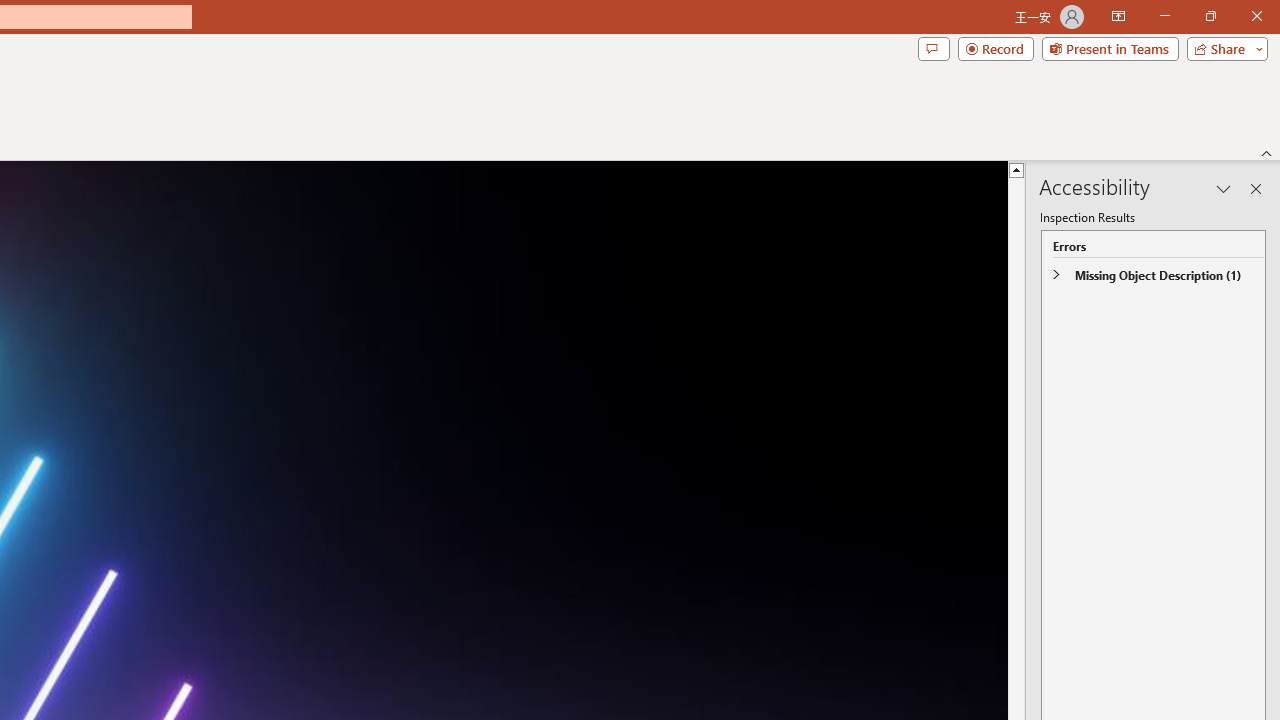 The height and width of the screenshot is (720, 1280). Describe the element at coordinates (1222, 47) in the screenshot. I see `'Share'` at that location.